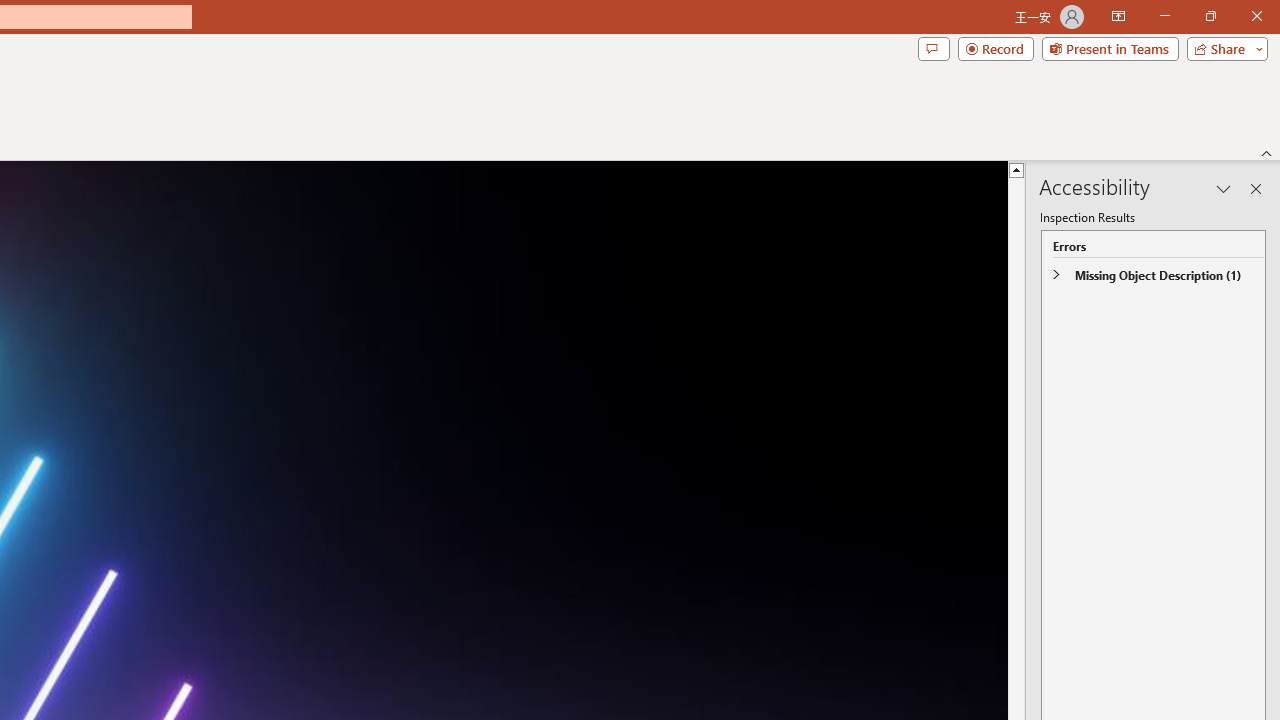 The height and width of the screenshot is (720, 1280). Describe the element at coordinates (1222, 47) in the screenshot. I see `'Share'` at that location.